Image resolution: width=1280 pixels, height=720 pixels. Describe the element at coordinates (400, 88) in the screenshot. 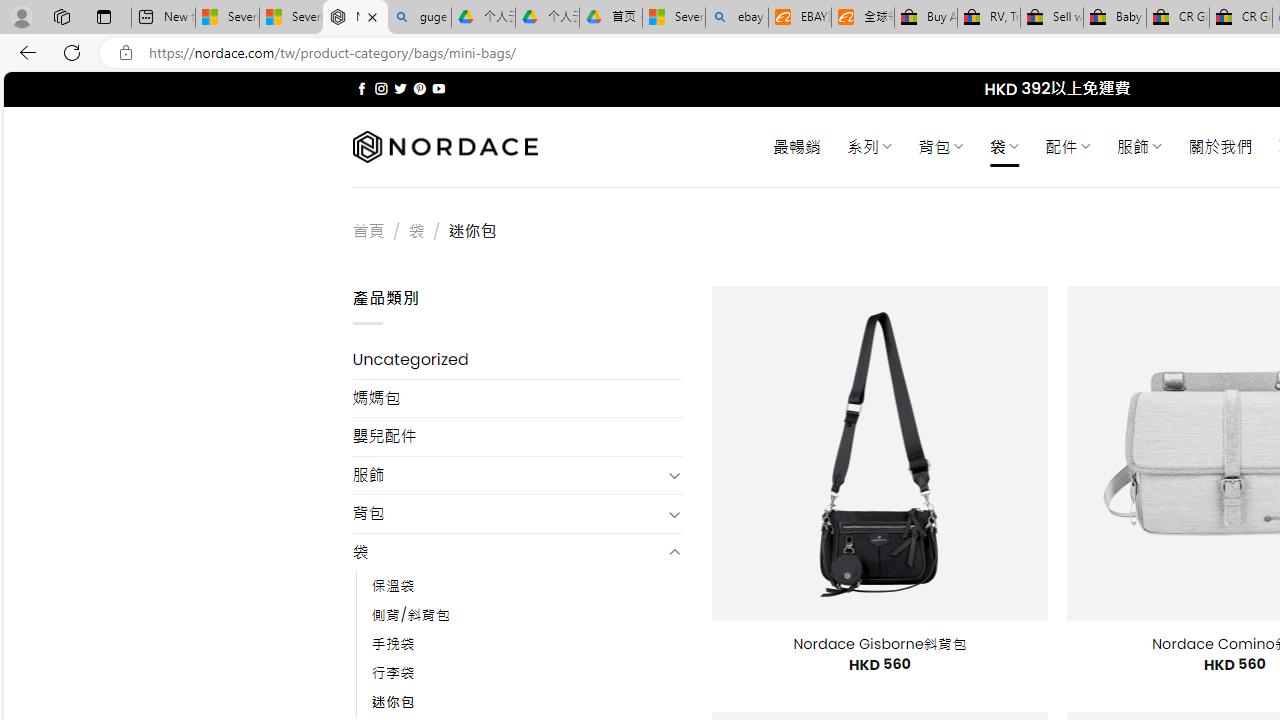

I see `'Follow on Twitter'` at that location.